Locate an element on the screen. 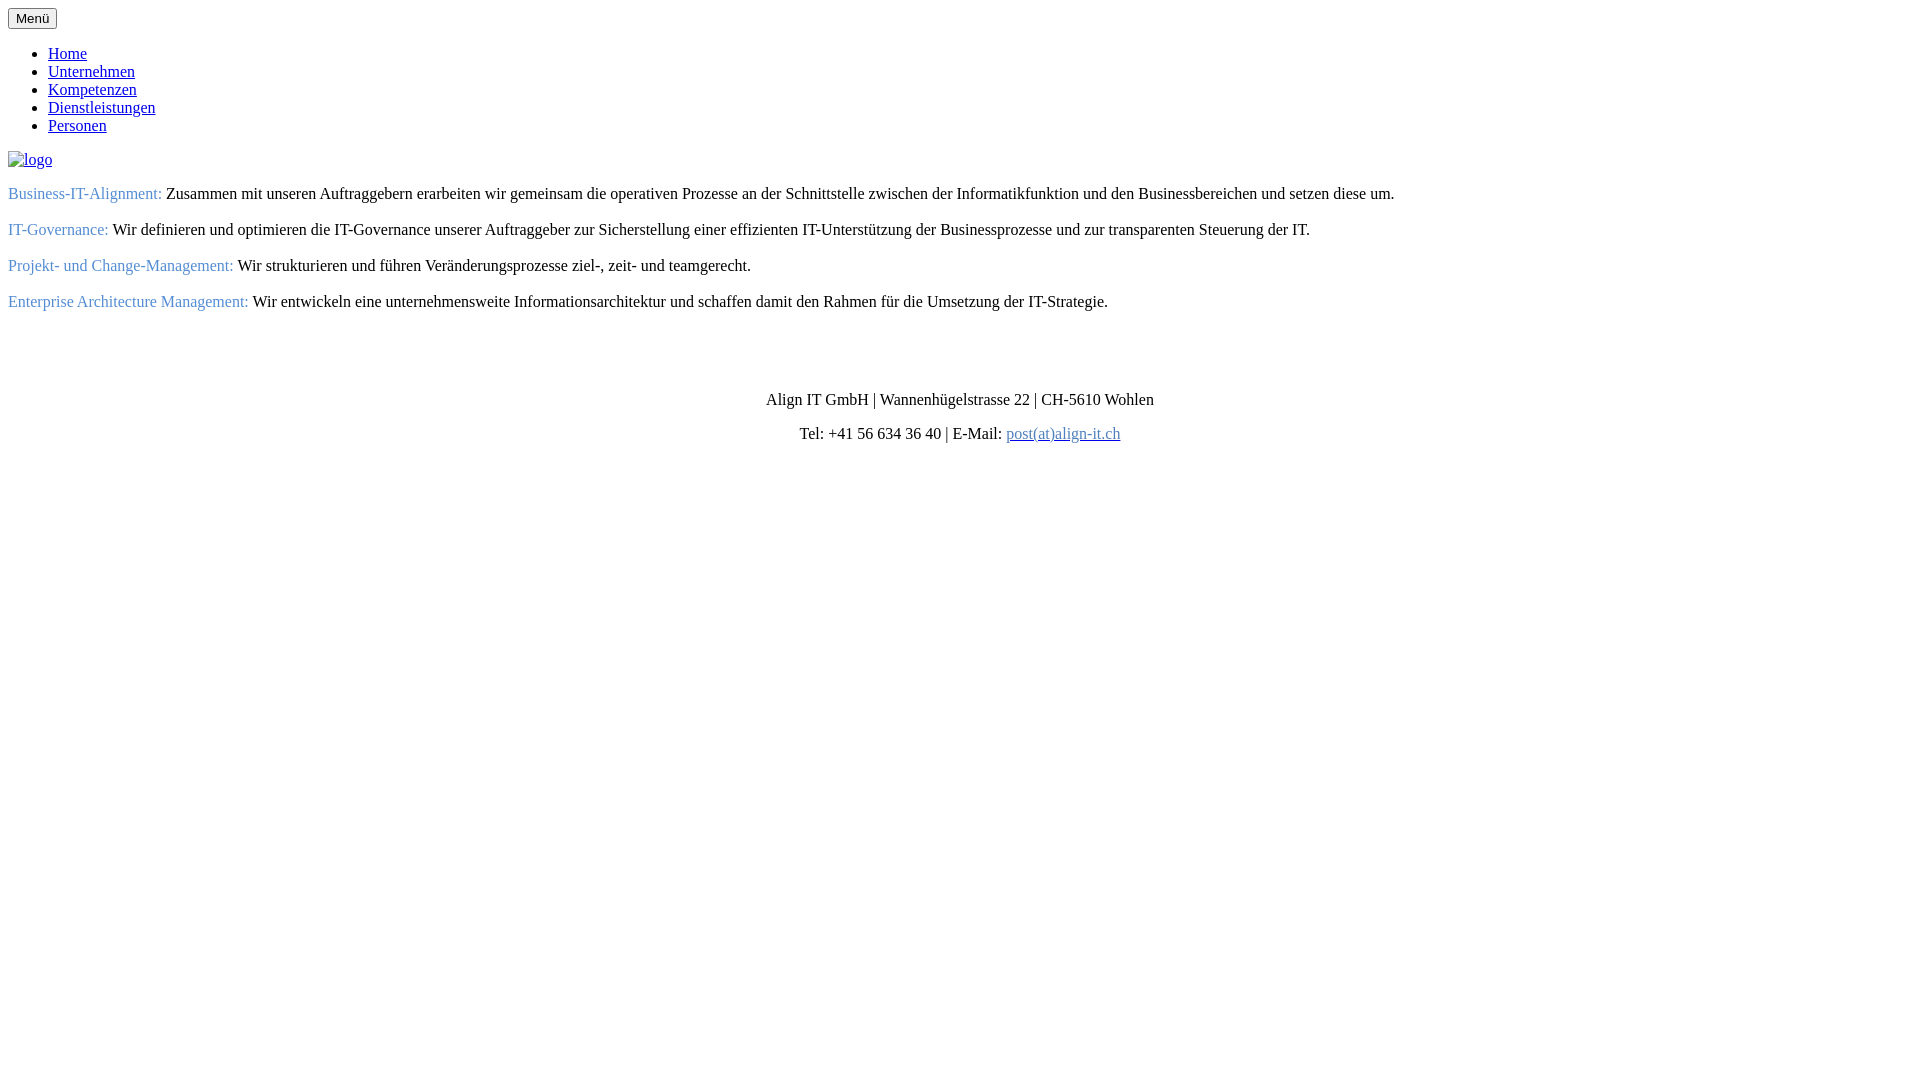 This screenshot has height=1080, width=1920. 'logo' is located at coordinates (29, 158).